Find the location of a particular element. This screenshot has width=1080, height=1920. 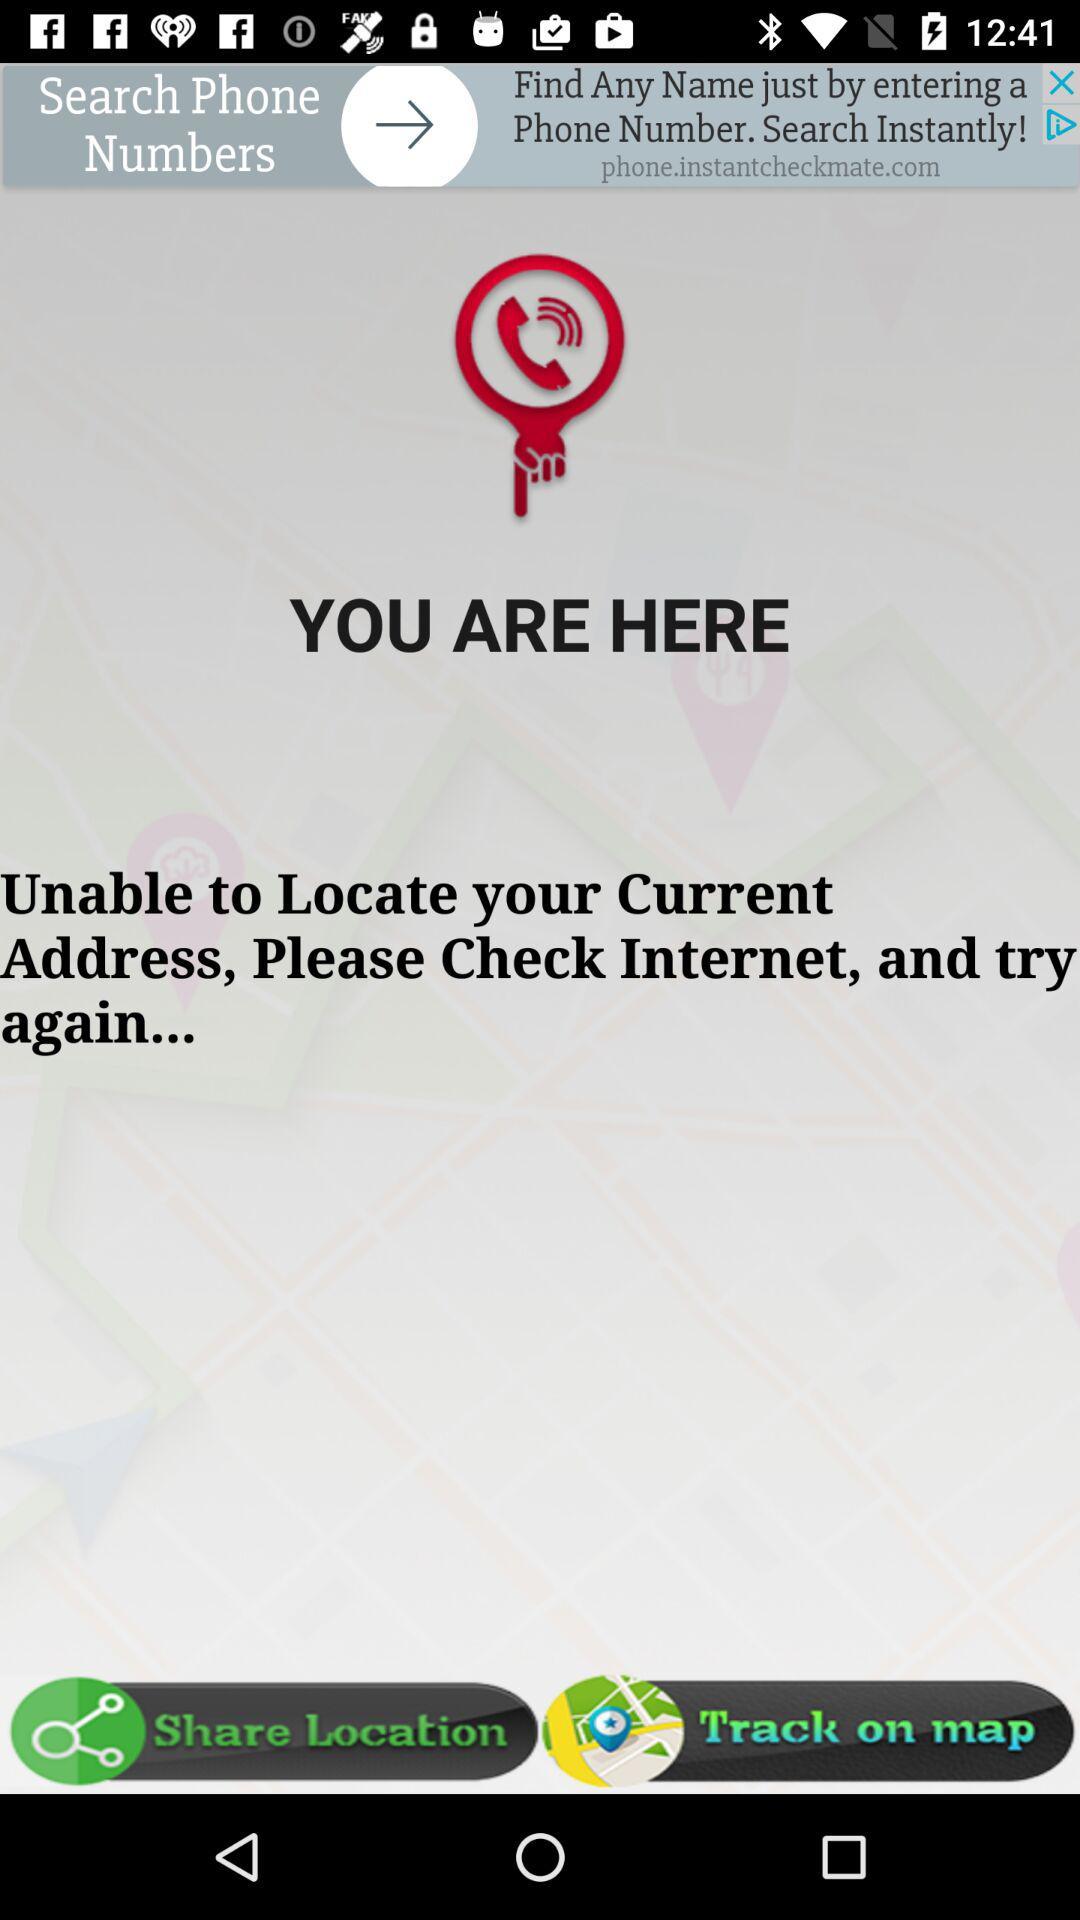

map tracker is located at coordinates (810, 1730).